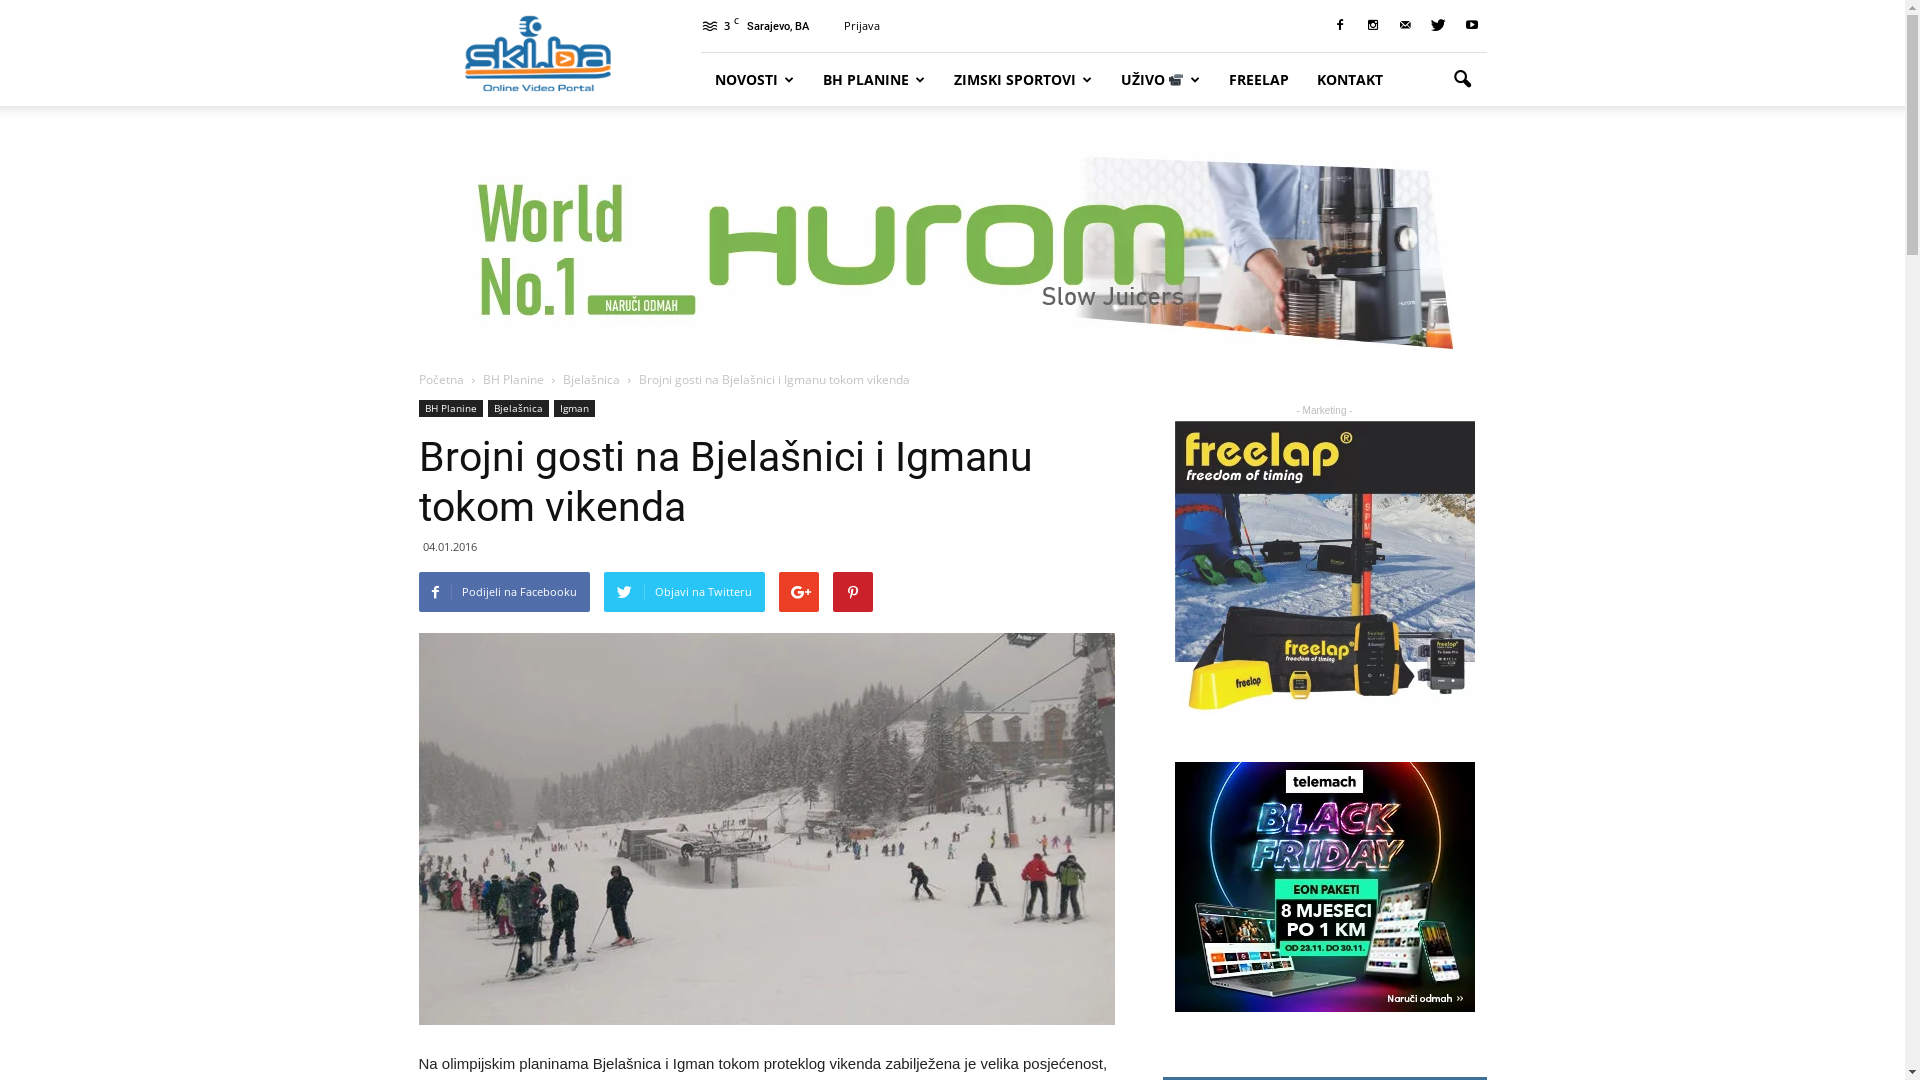  What do you see at coordinates (1470, 26) in the screenshot?
I see `'Youtube'` at bounding box center [1470, 26].